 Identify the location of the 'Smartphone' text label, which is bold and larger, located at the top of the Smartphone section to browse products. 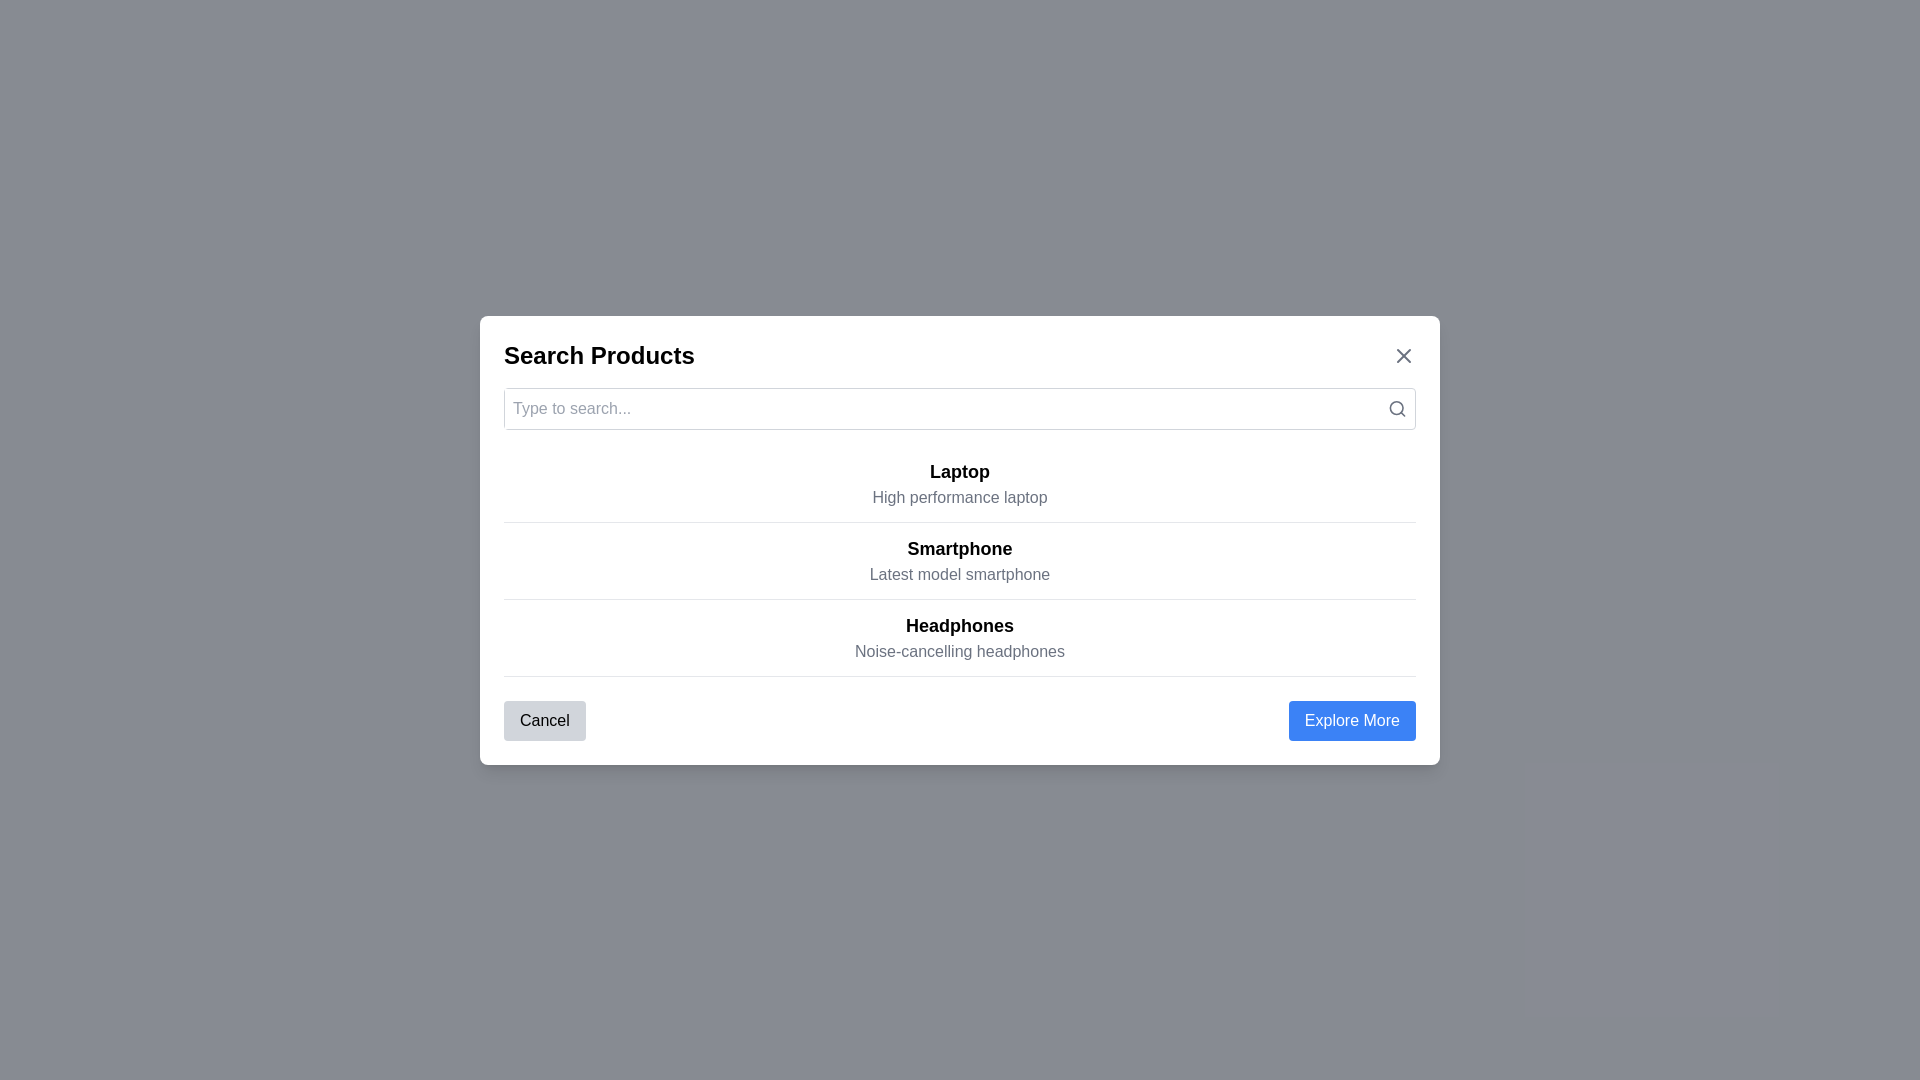
(960, 547).